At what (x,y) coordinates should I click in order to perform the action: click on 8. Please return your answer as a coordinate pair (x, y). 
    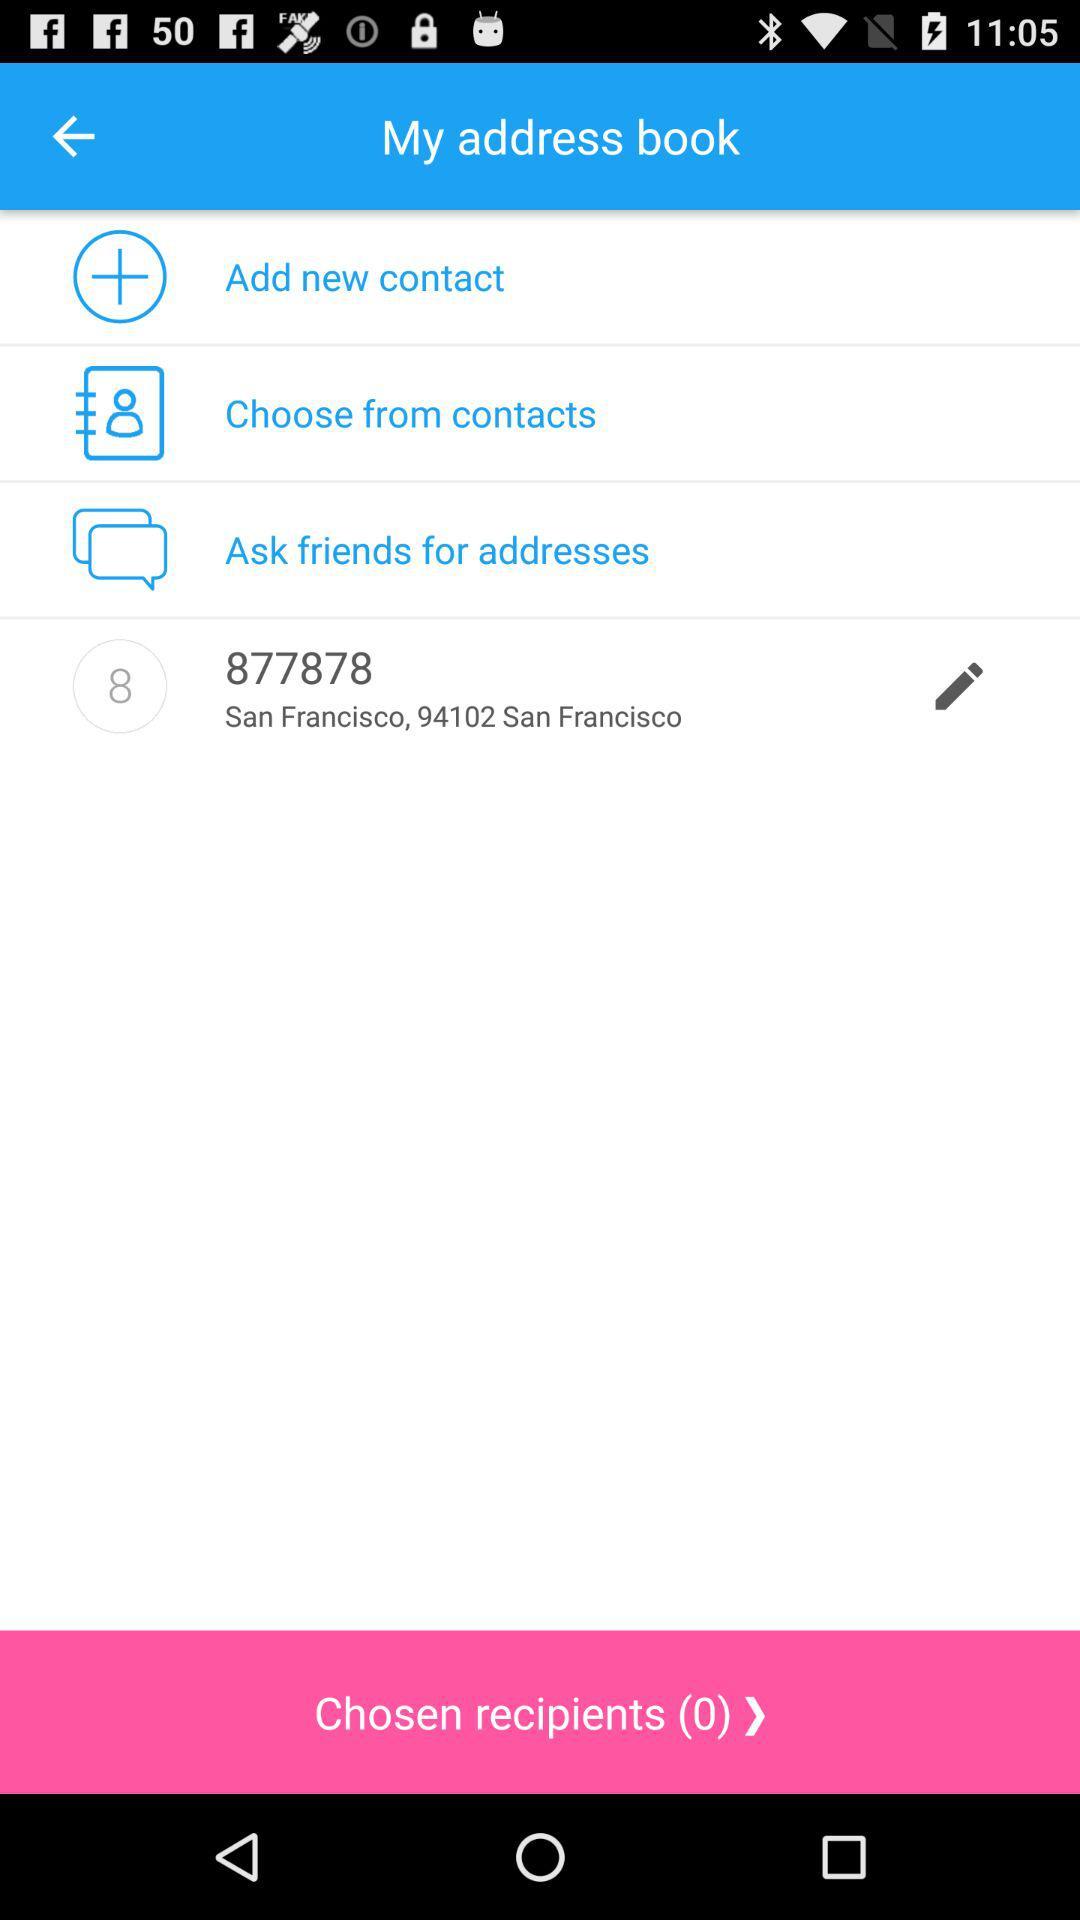
    Looking at the image, I should click on (119, 686).